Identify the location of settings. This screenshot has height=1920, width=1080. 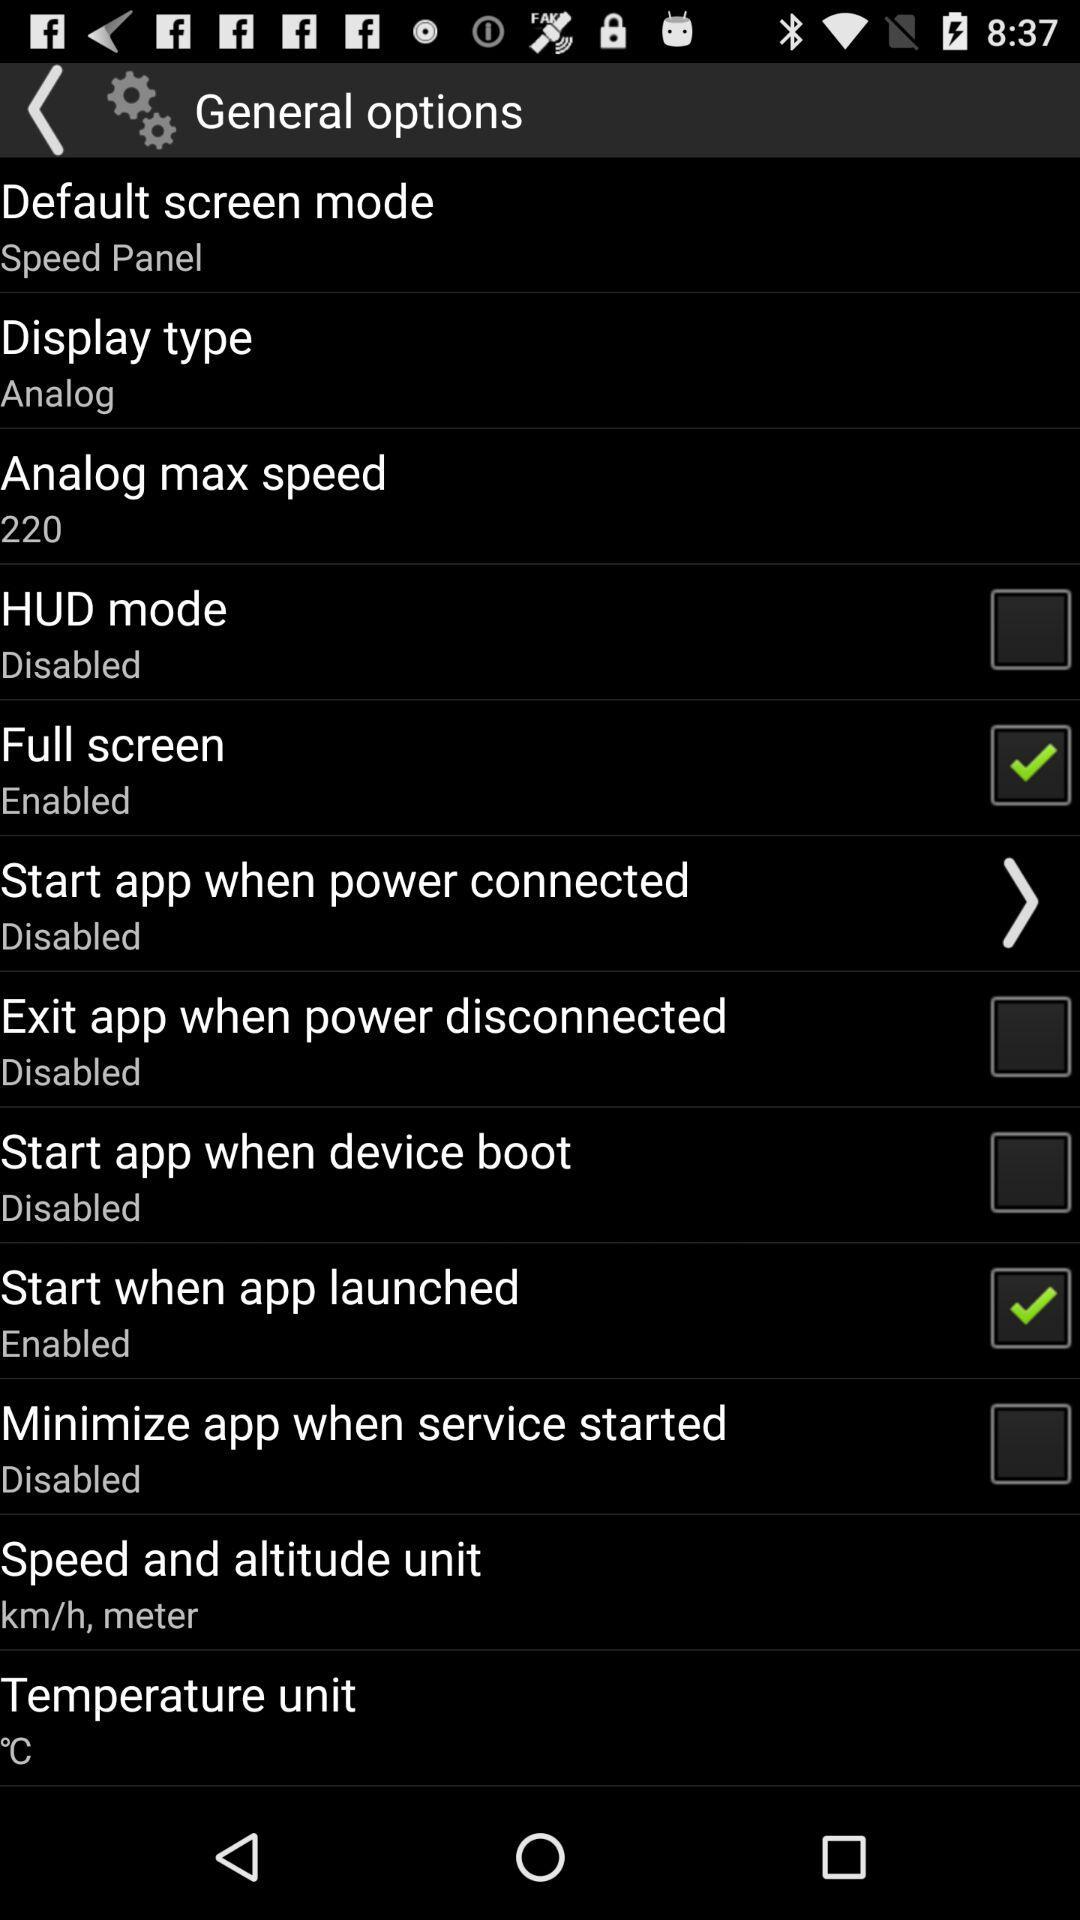
(140, 109).